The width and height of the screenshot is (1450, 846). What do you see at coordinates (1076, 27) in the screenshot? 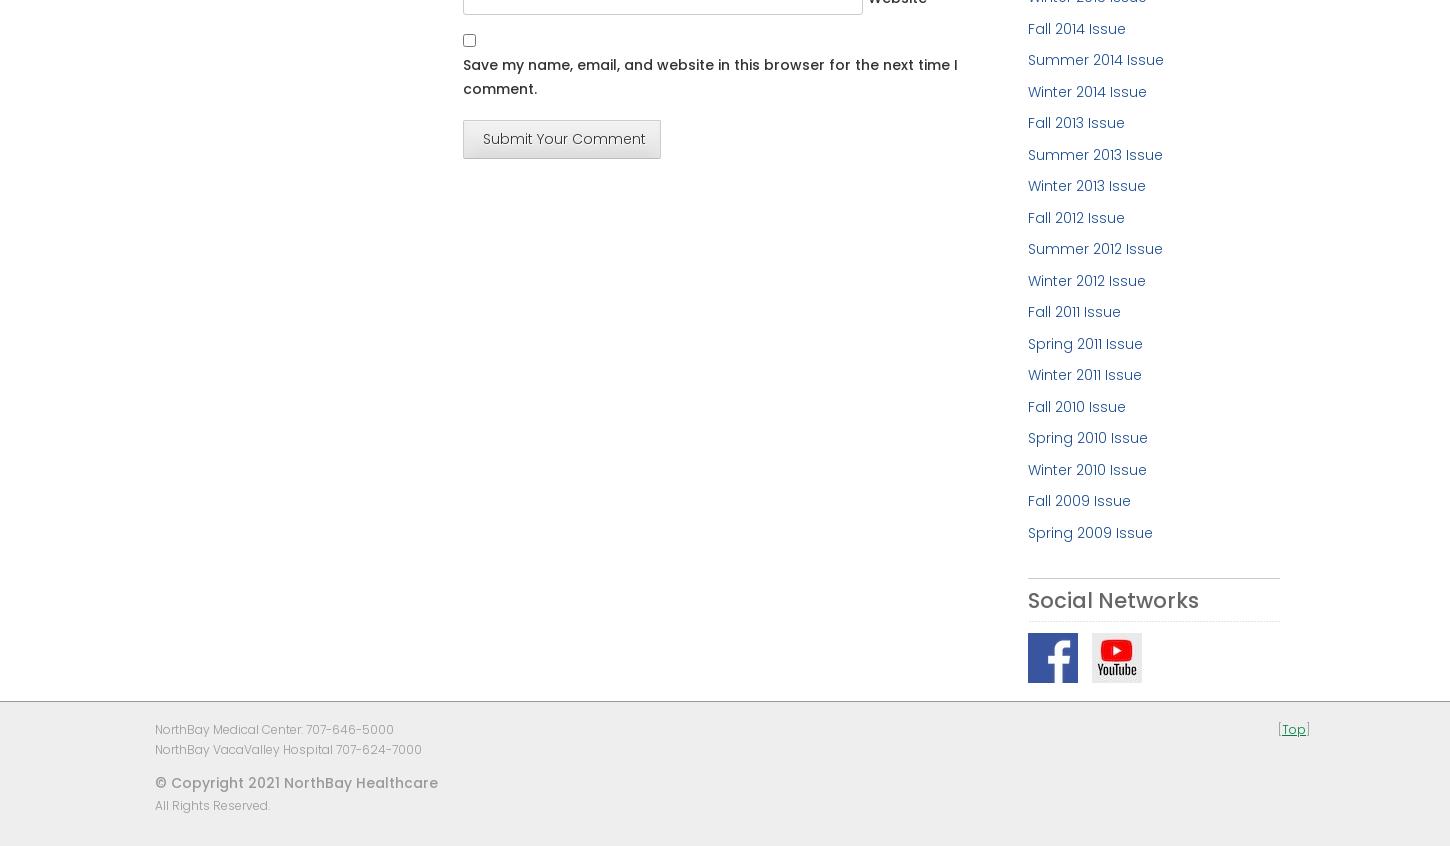
I see `'Fall 2014 Issue'` at bounding box center [1076, 27].